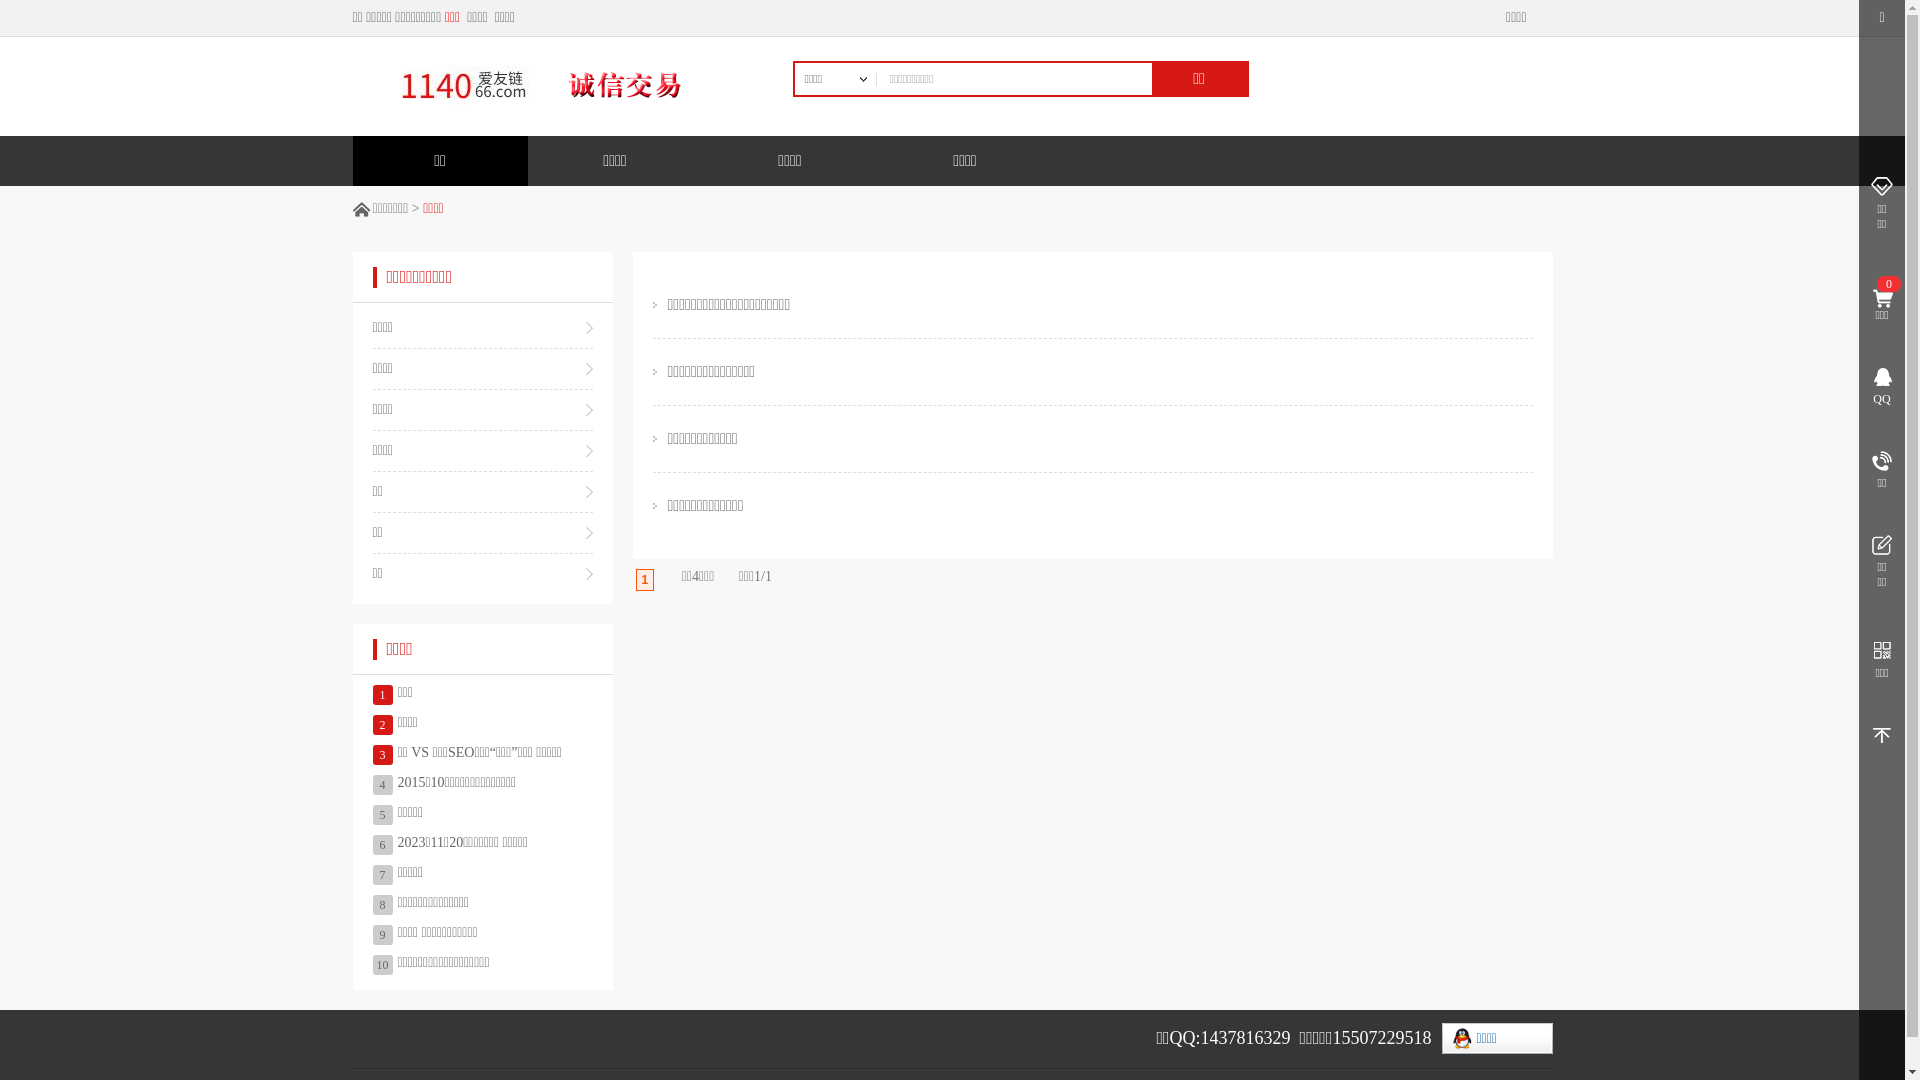 This screenshot has height=1080, width=1920. What do you see at coordinates (645, 579) in the screenshot?
I see `'1'` at bounding box center [645, 579].